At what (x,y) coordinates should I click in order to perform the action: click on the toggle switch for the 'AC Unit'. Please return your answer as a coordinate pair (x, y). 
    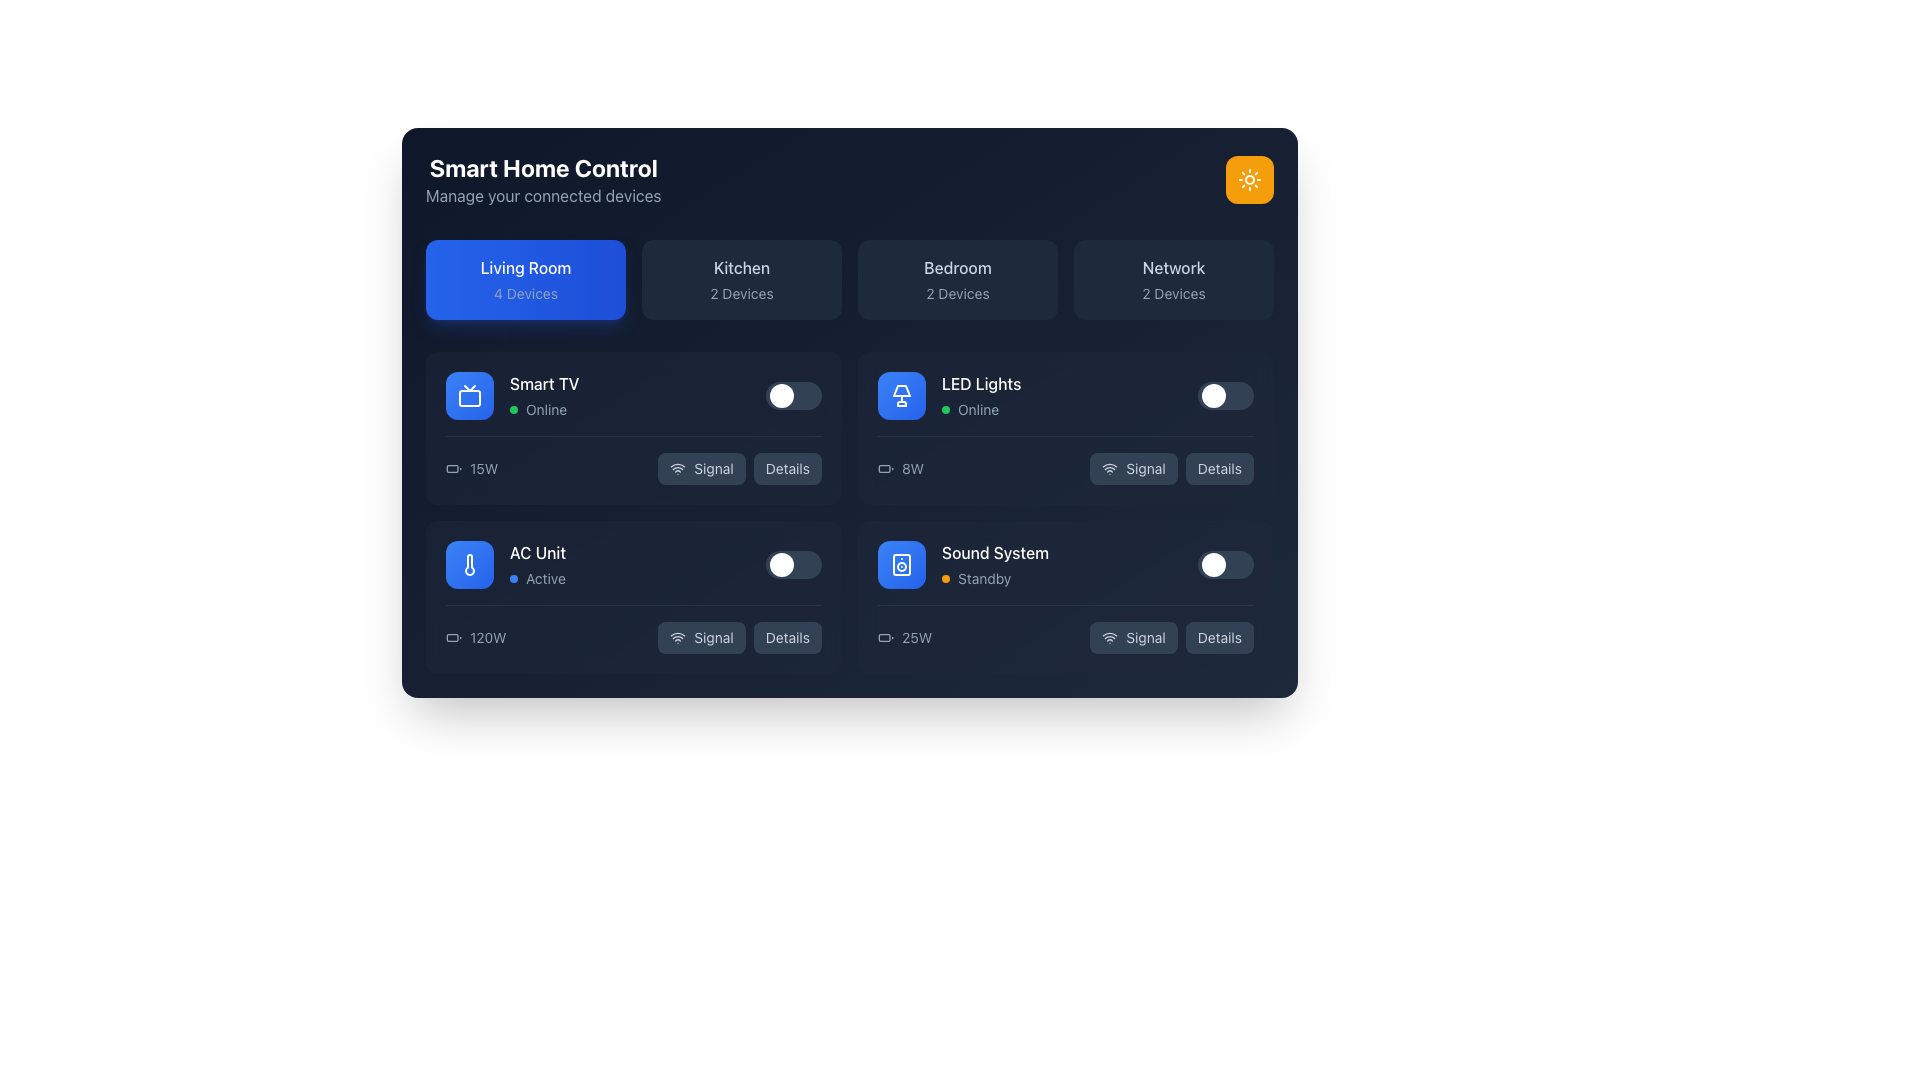
    Looking at the image, I should click on (792, 564).